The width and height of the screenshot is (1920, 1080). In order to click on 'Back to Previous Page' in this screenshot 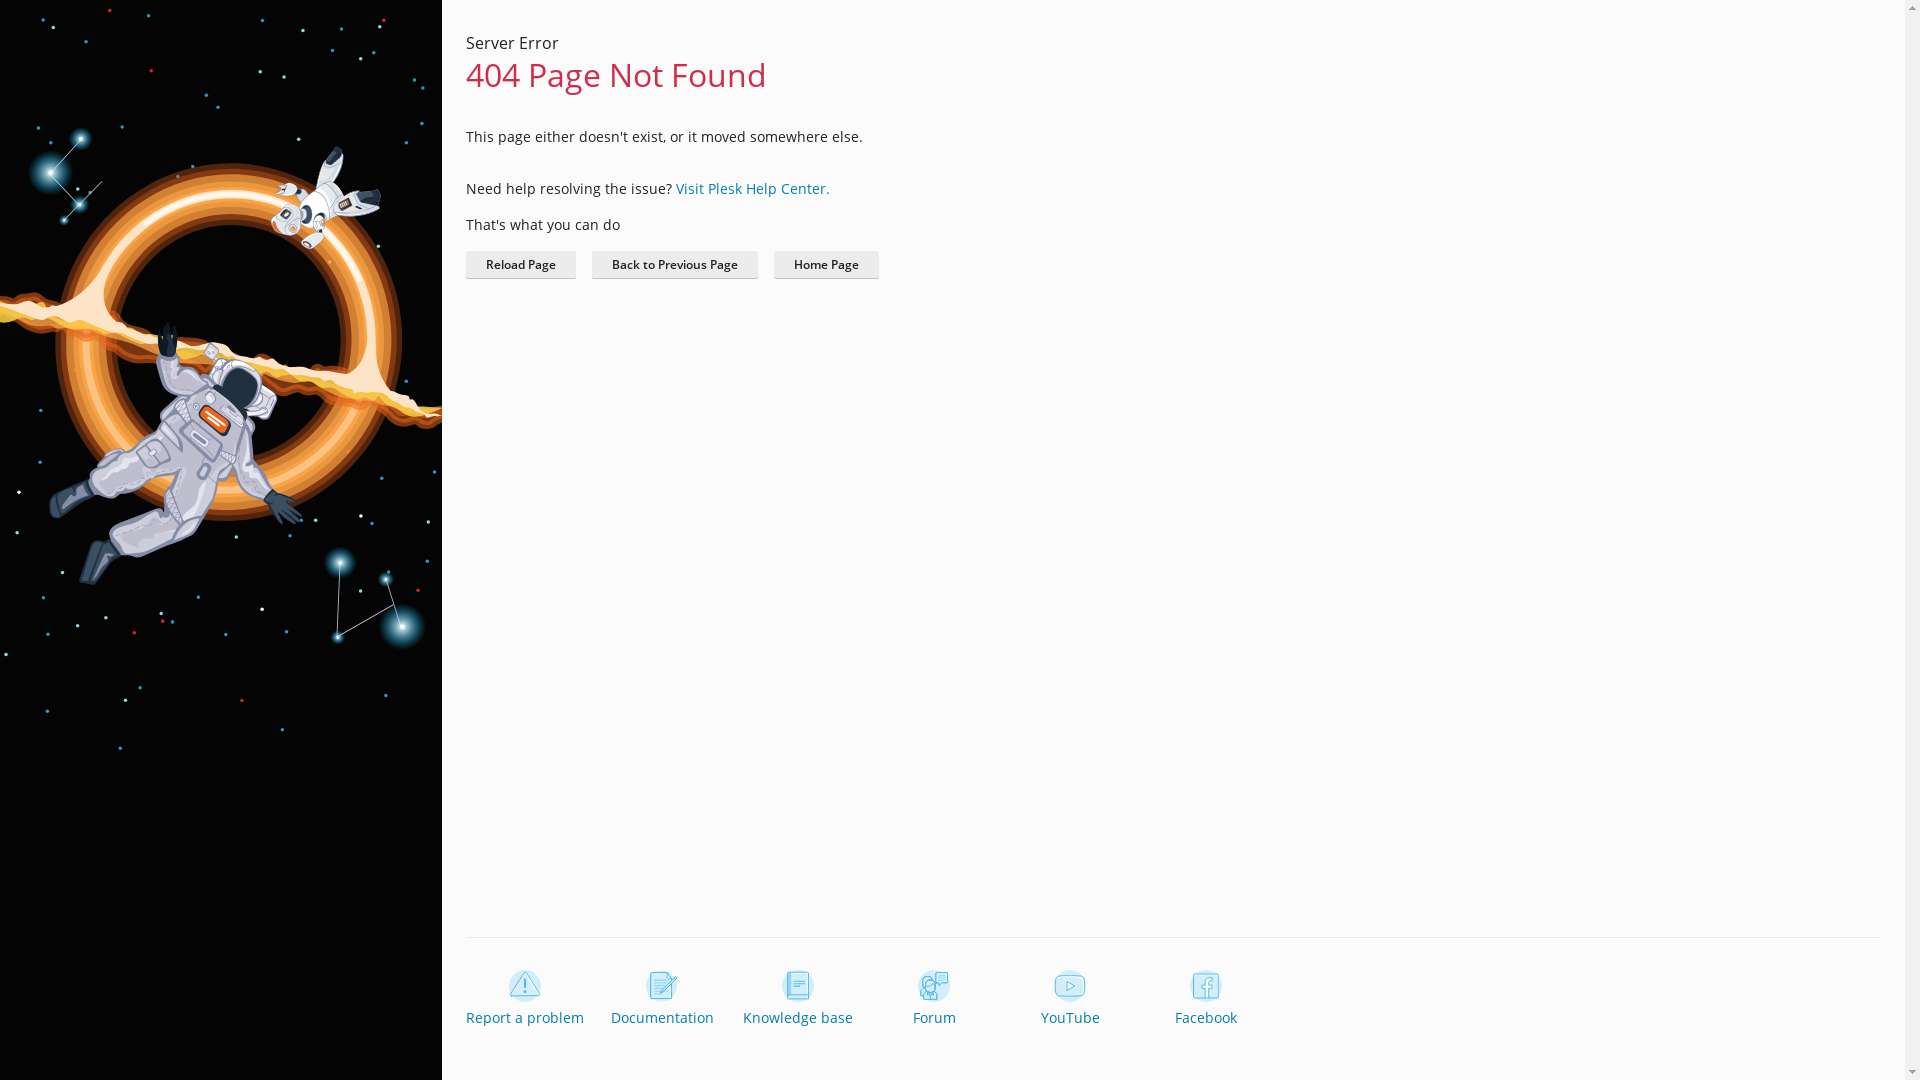, I will do `click(675, 264)`.